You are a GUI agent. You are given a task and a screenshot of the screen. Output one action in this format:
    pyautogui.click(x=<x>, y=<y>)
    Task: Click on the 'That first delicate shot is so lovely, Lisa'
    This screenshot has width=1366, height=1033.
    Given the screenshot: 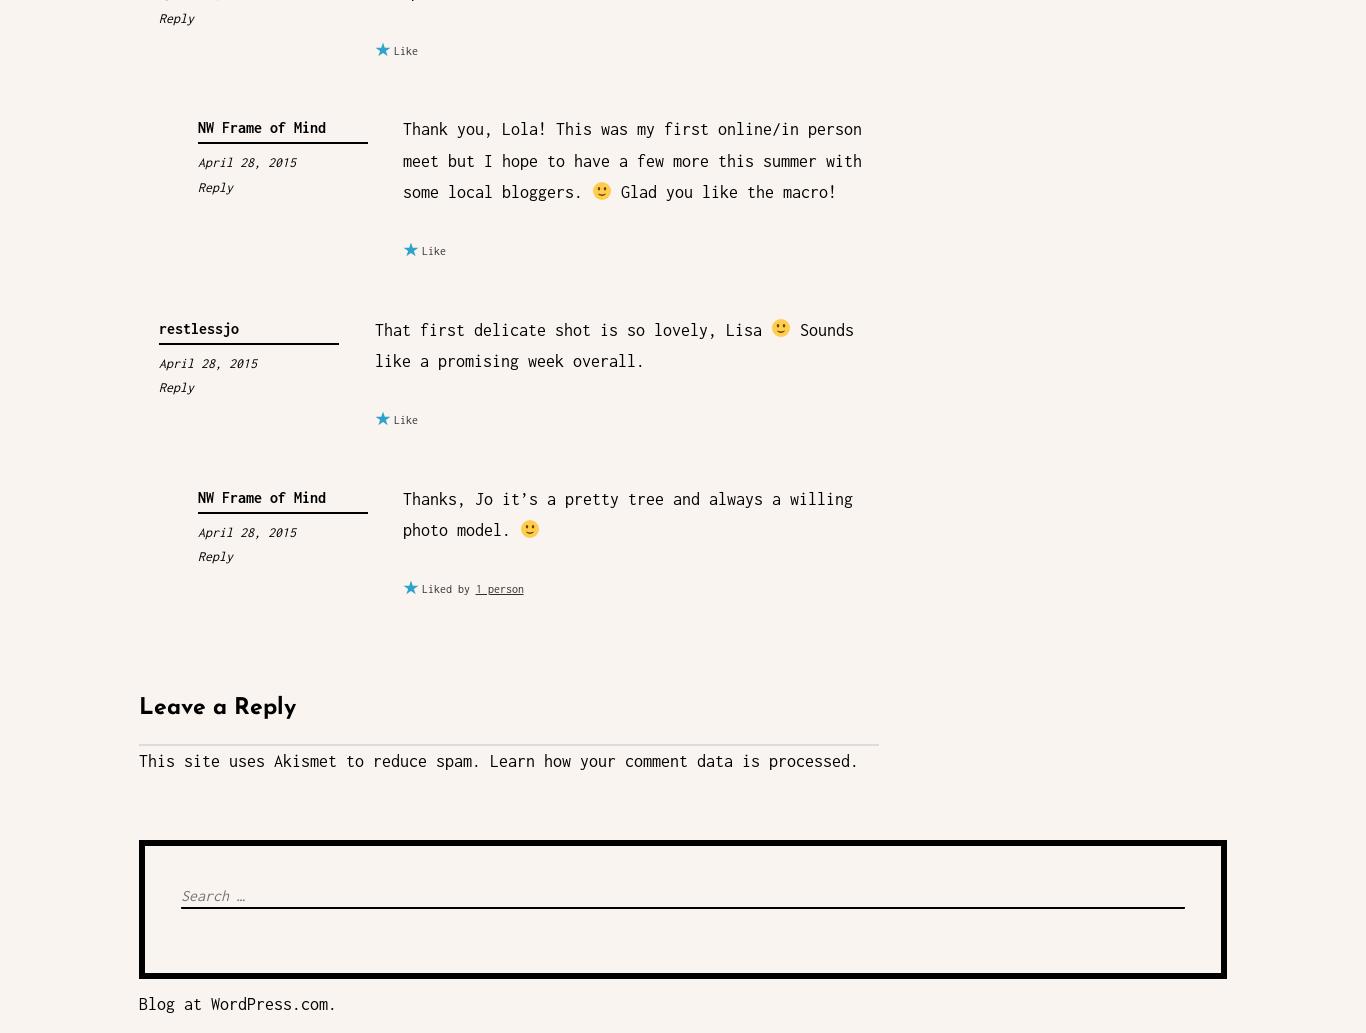 What is the action you would take?
    pyautogui.click(x=570, y=328)
    